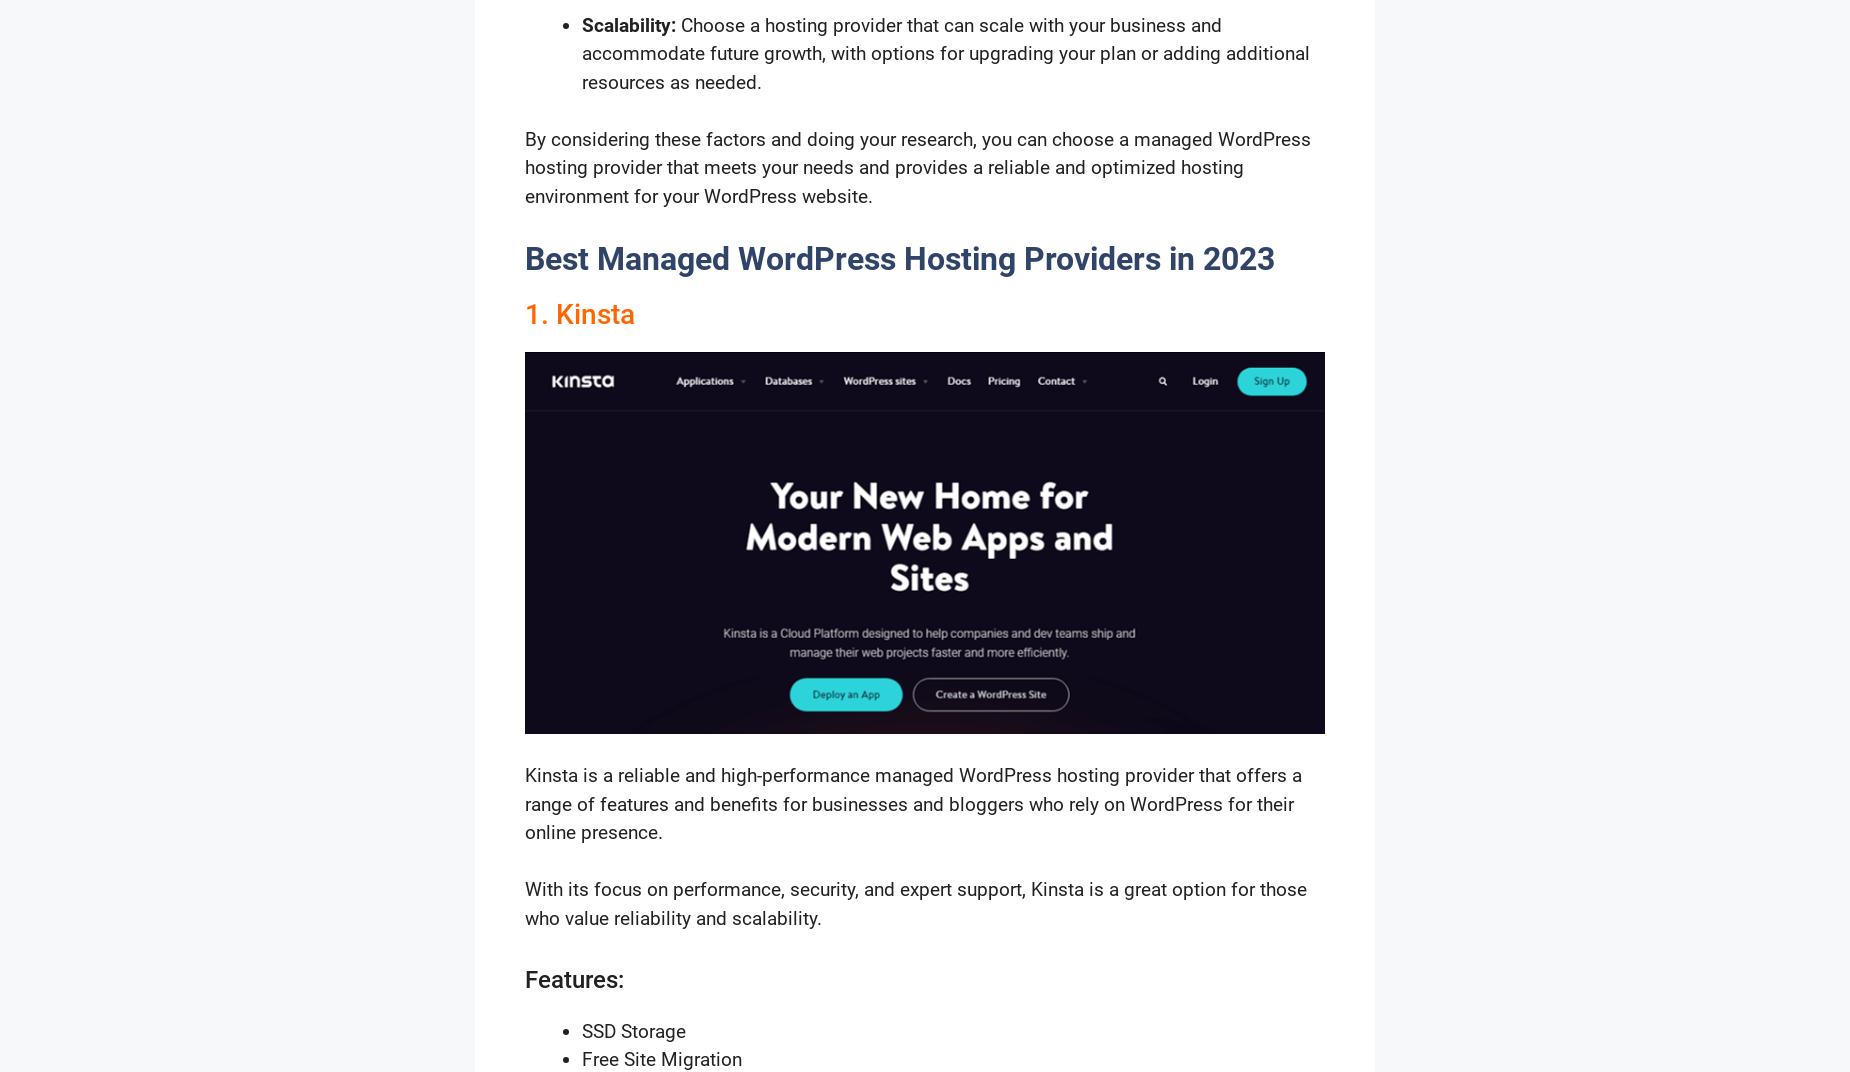 The height and width of the screenshot is (1072, 1850). Describe the element at coordinates (579, 312) in the screenshot. I see `'1. Kinsta'` at that location.